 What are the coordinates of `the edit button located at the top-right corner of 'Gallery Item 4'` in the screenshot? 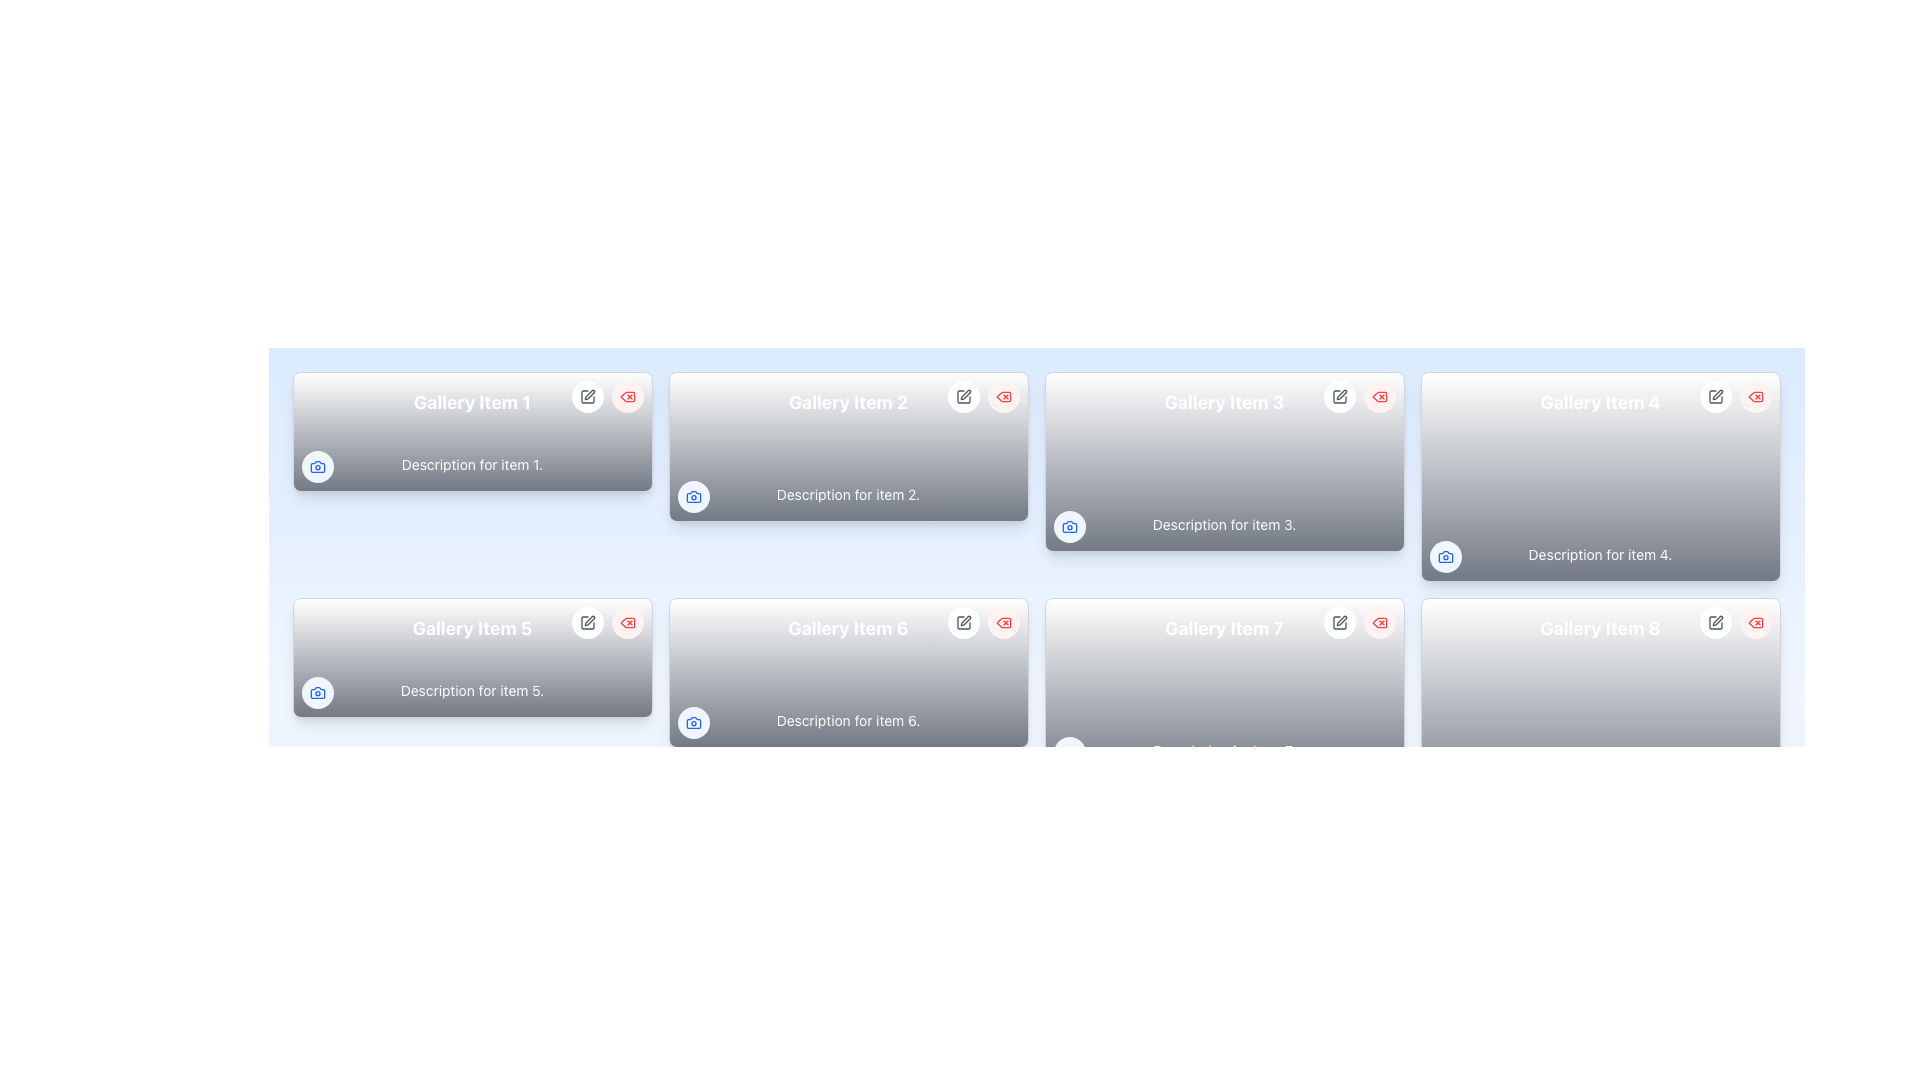 It's located at (1714, 397).